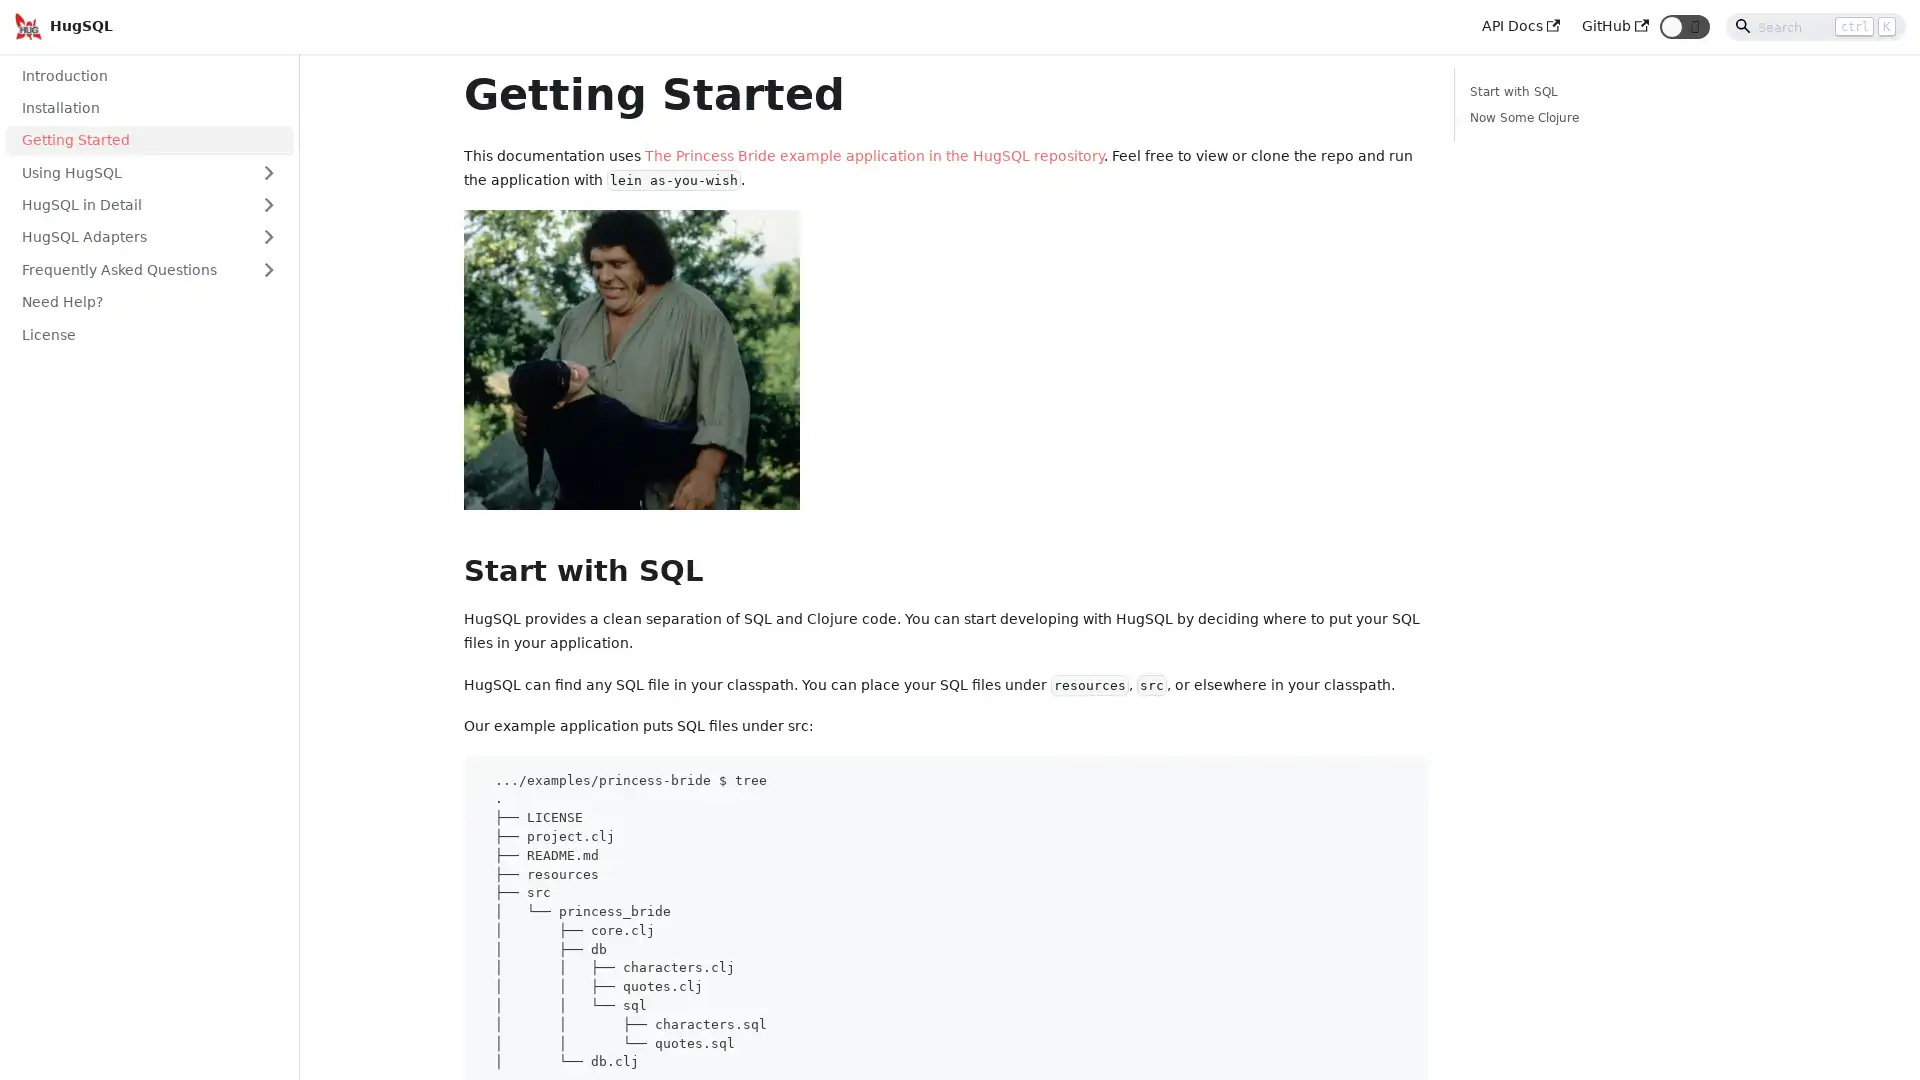  What do you see at coordinates (267, 235) in the screenshot?
I see `Toggle the collapsible sidebar category 'HugSQL Adapters'` at bounding box center [267, 235].